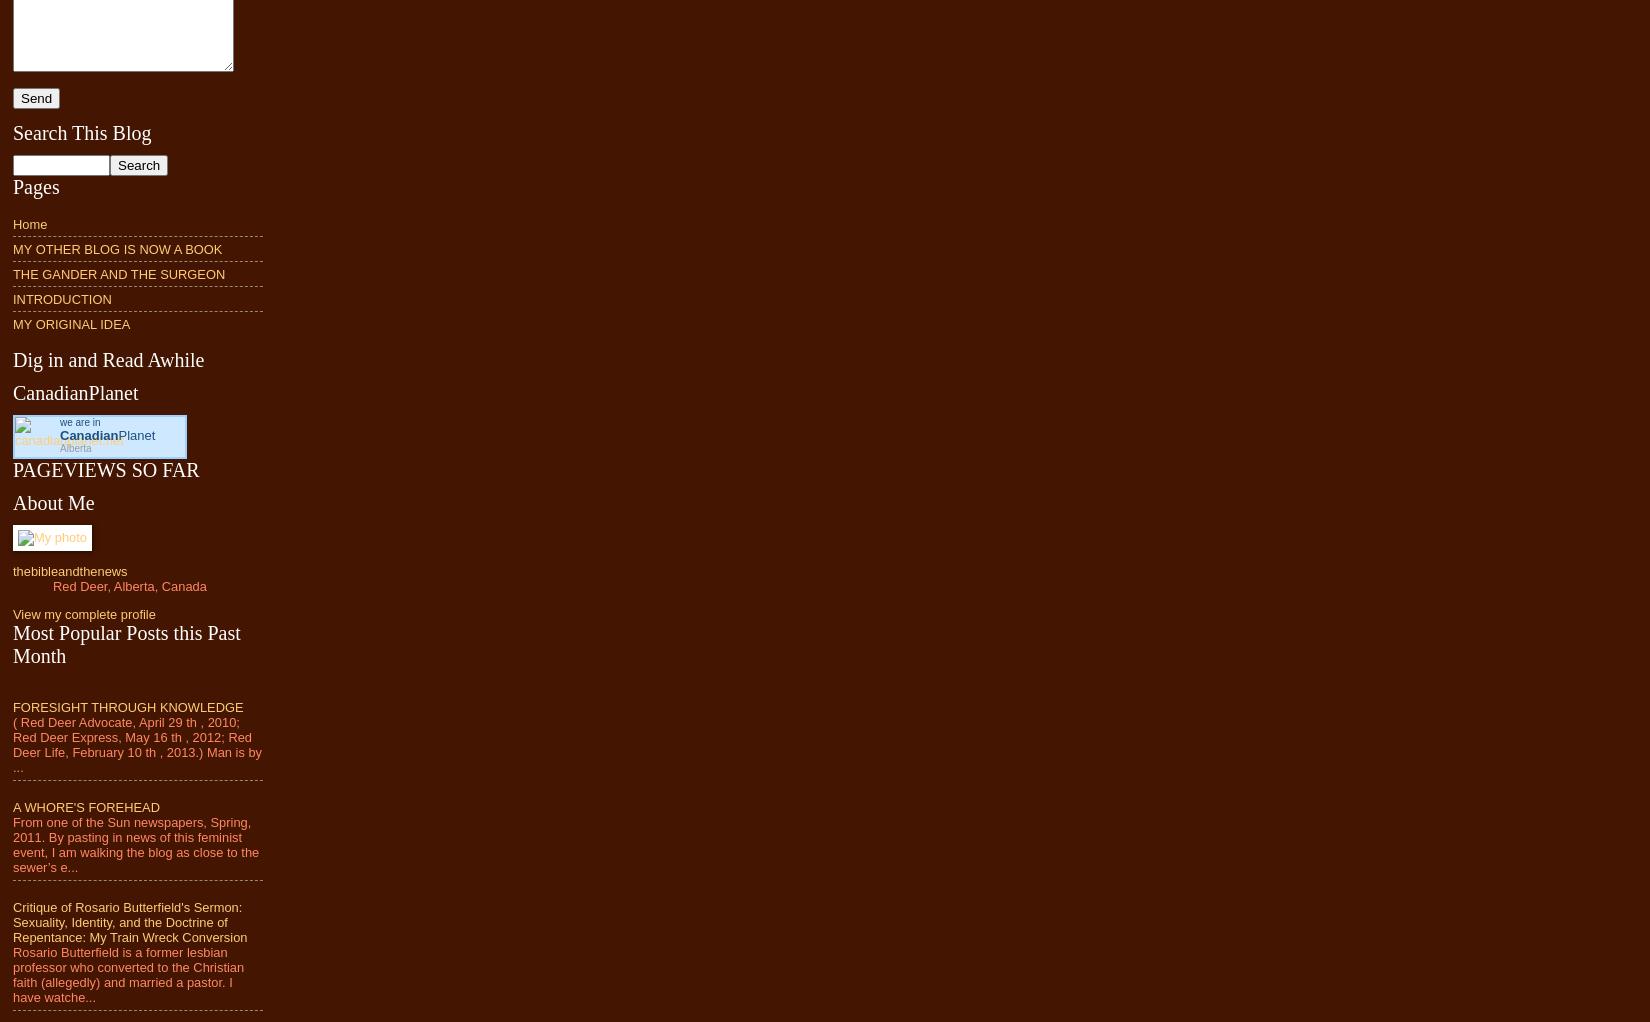 This screenshot has height=1022, width=1650. What do you see at coordinates (117, 247) in the screenshot?
I see `'MY OTHER BLOG IS NOW A BOOK'` at bounding box center [117, 247].